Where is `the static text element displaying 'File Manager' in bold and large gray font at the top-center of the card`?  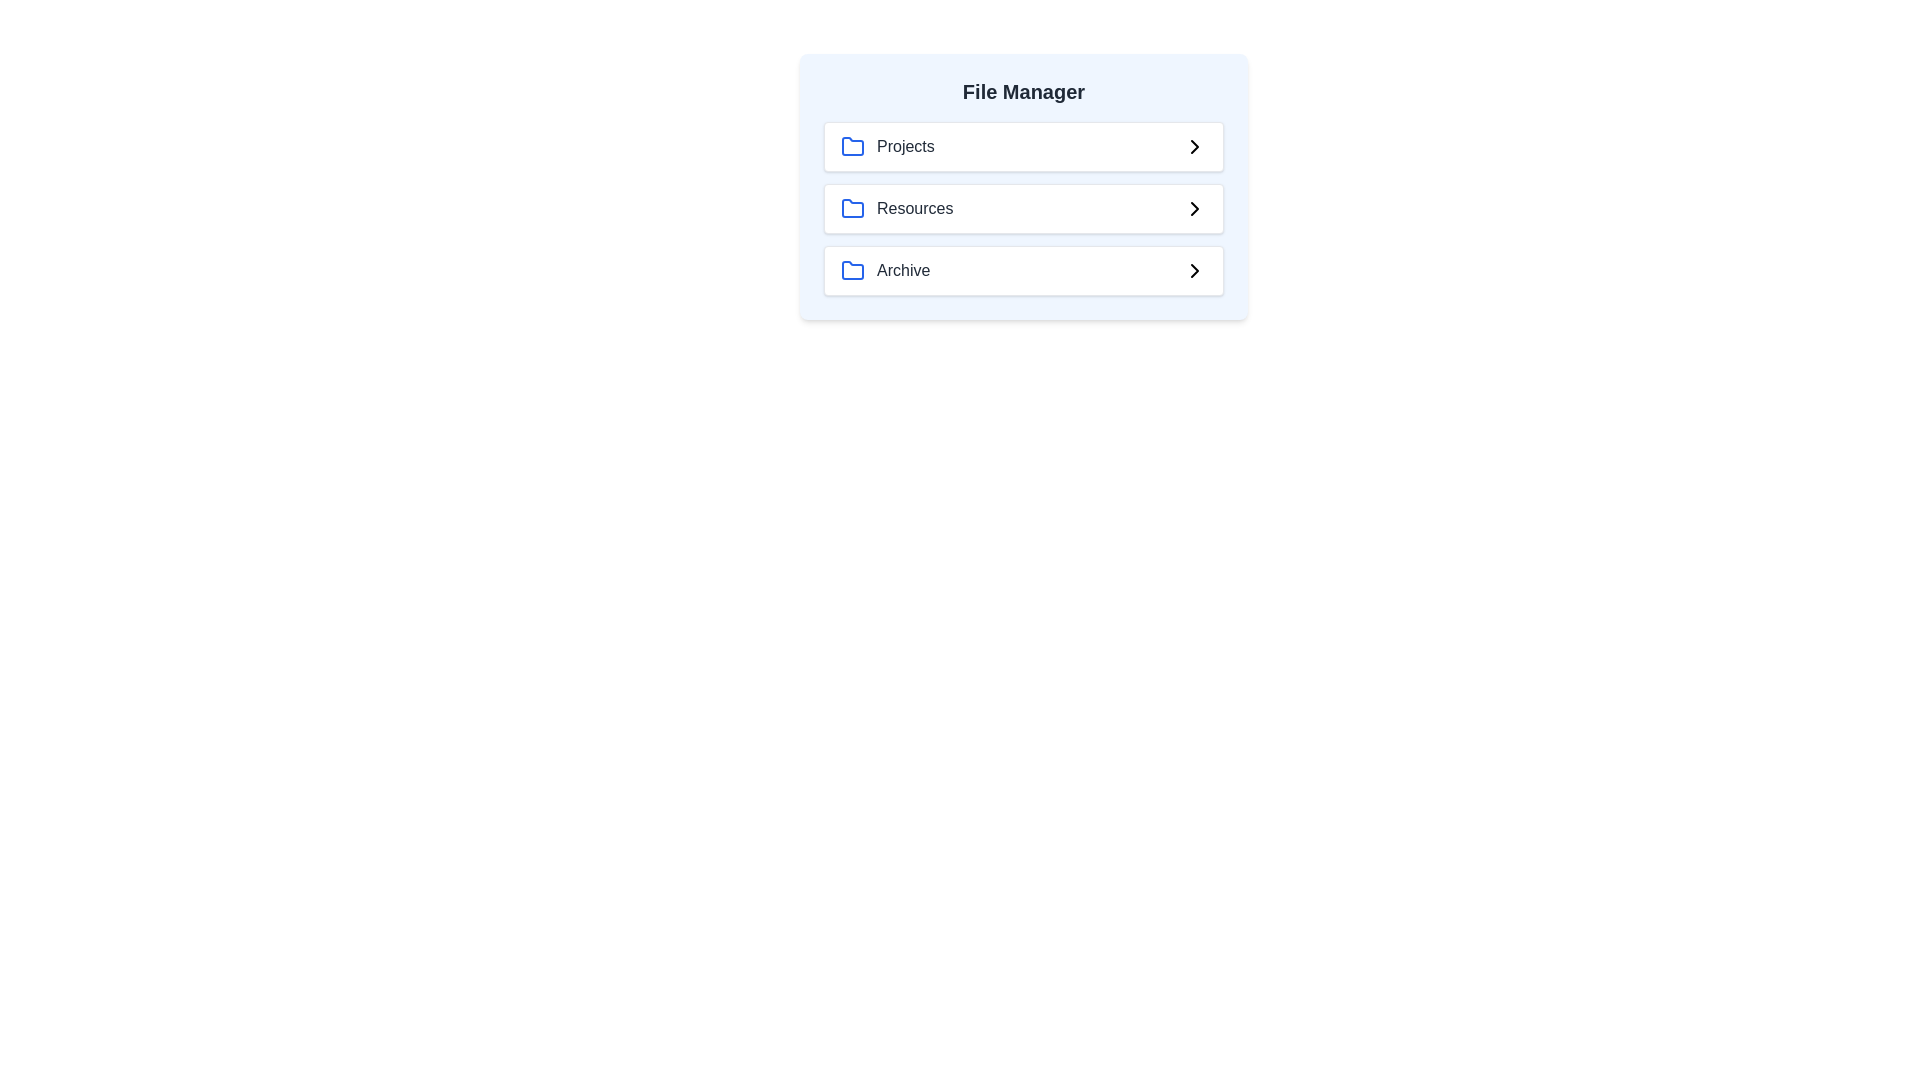 the static text element displaying 'File Manager' in bold and large gray font at the top-center of the card is located at coordinates (1023, 92).